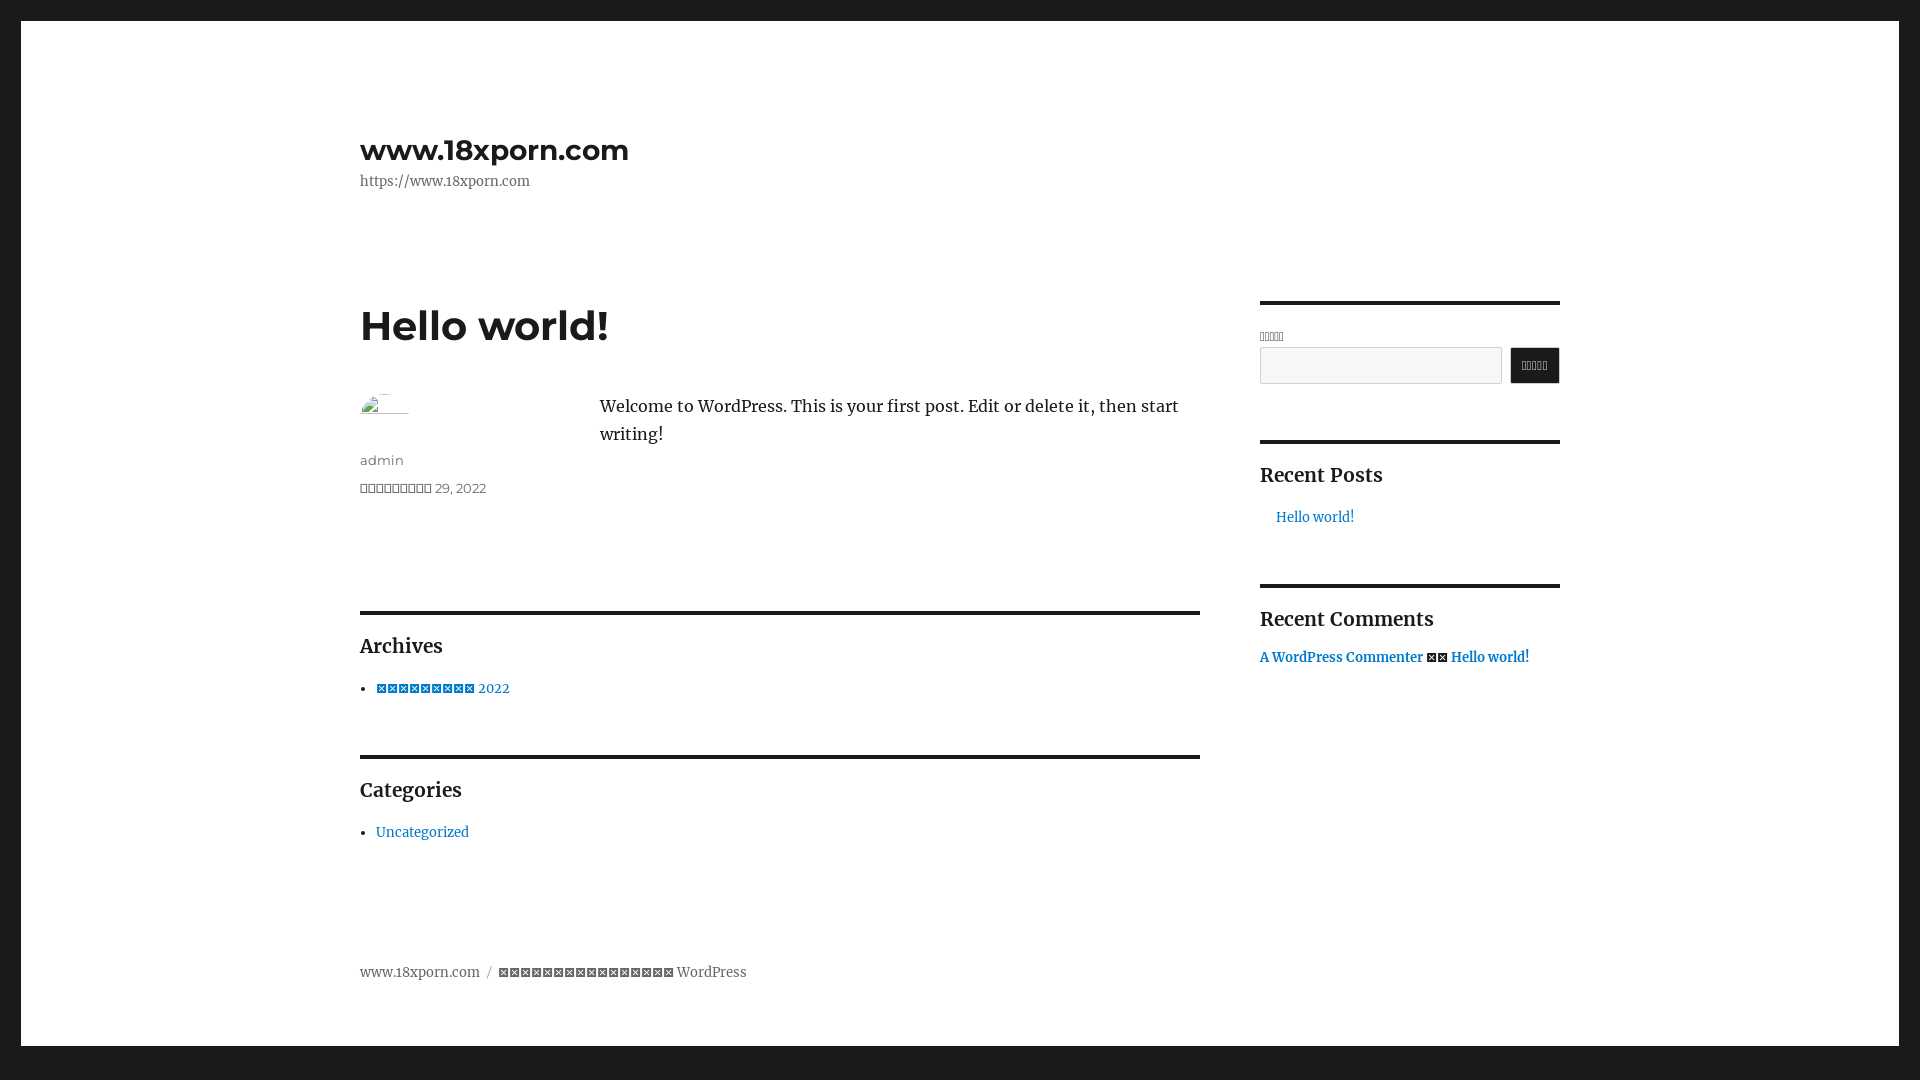 The height and width of the screenshot is (1080, 1920). I want to click on 'www.18xporn.com', so click(494, 149).